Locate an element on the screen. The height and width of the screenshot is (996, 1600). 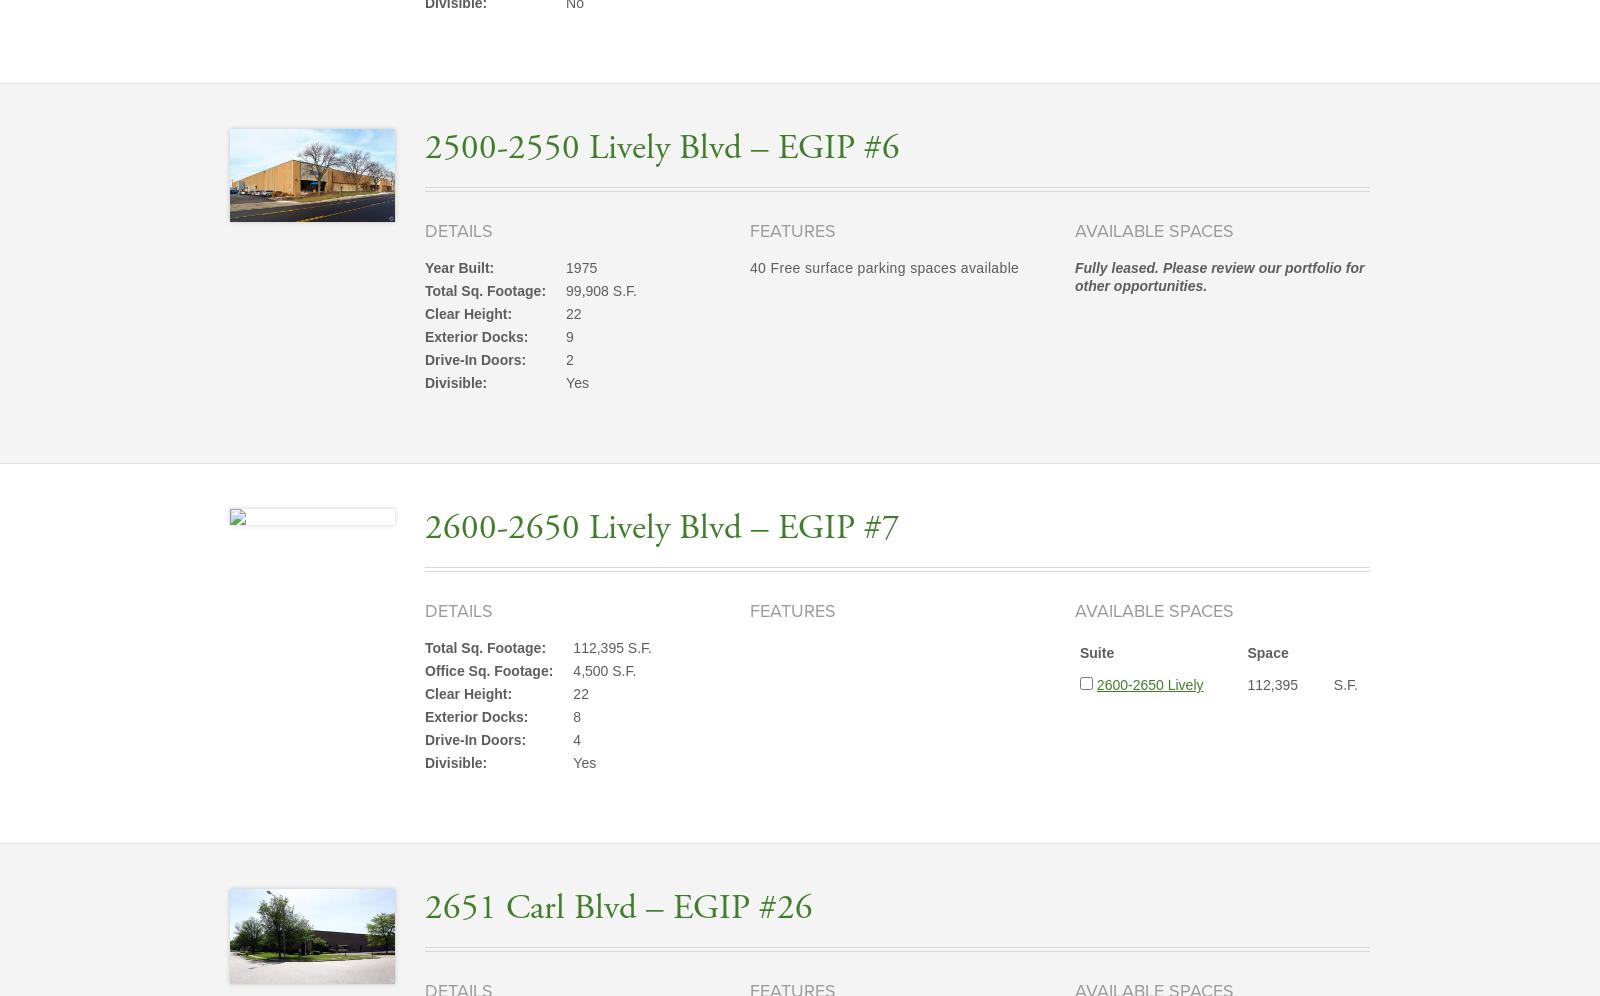
'Office Sq. Footage:' is located at coordinates (487, 671).